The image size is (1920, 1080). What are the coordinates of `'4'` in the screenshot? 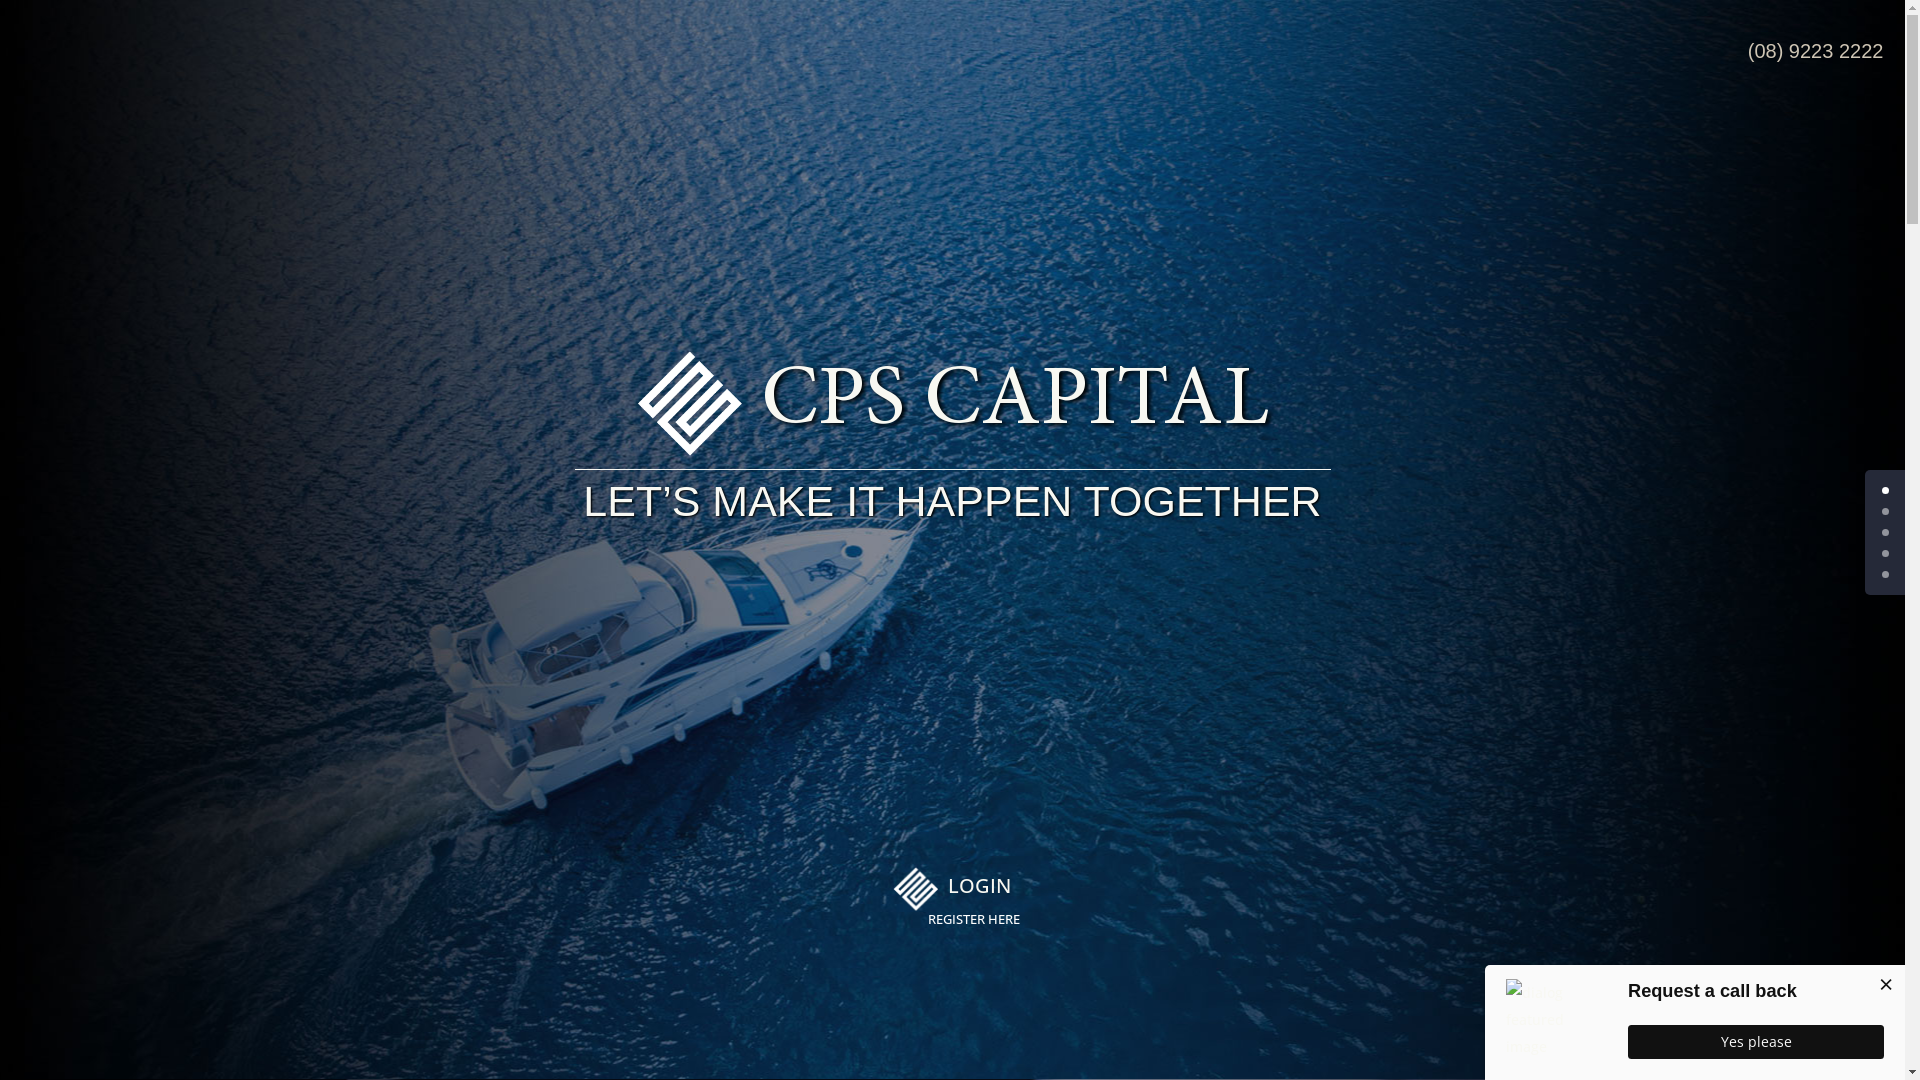 It's located at (1884, 574).